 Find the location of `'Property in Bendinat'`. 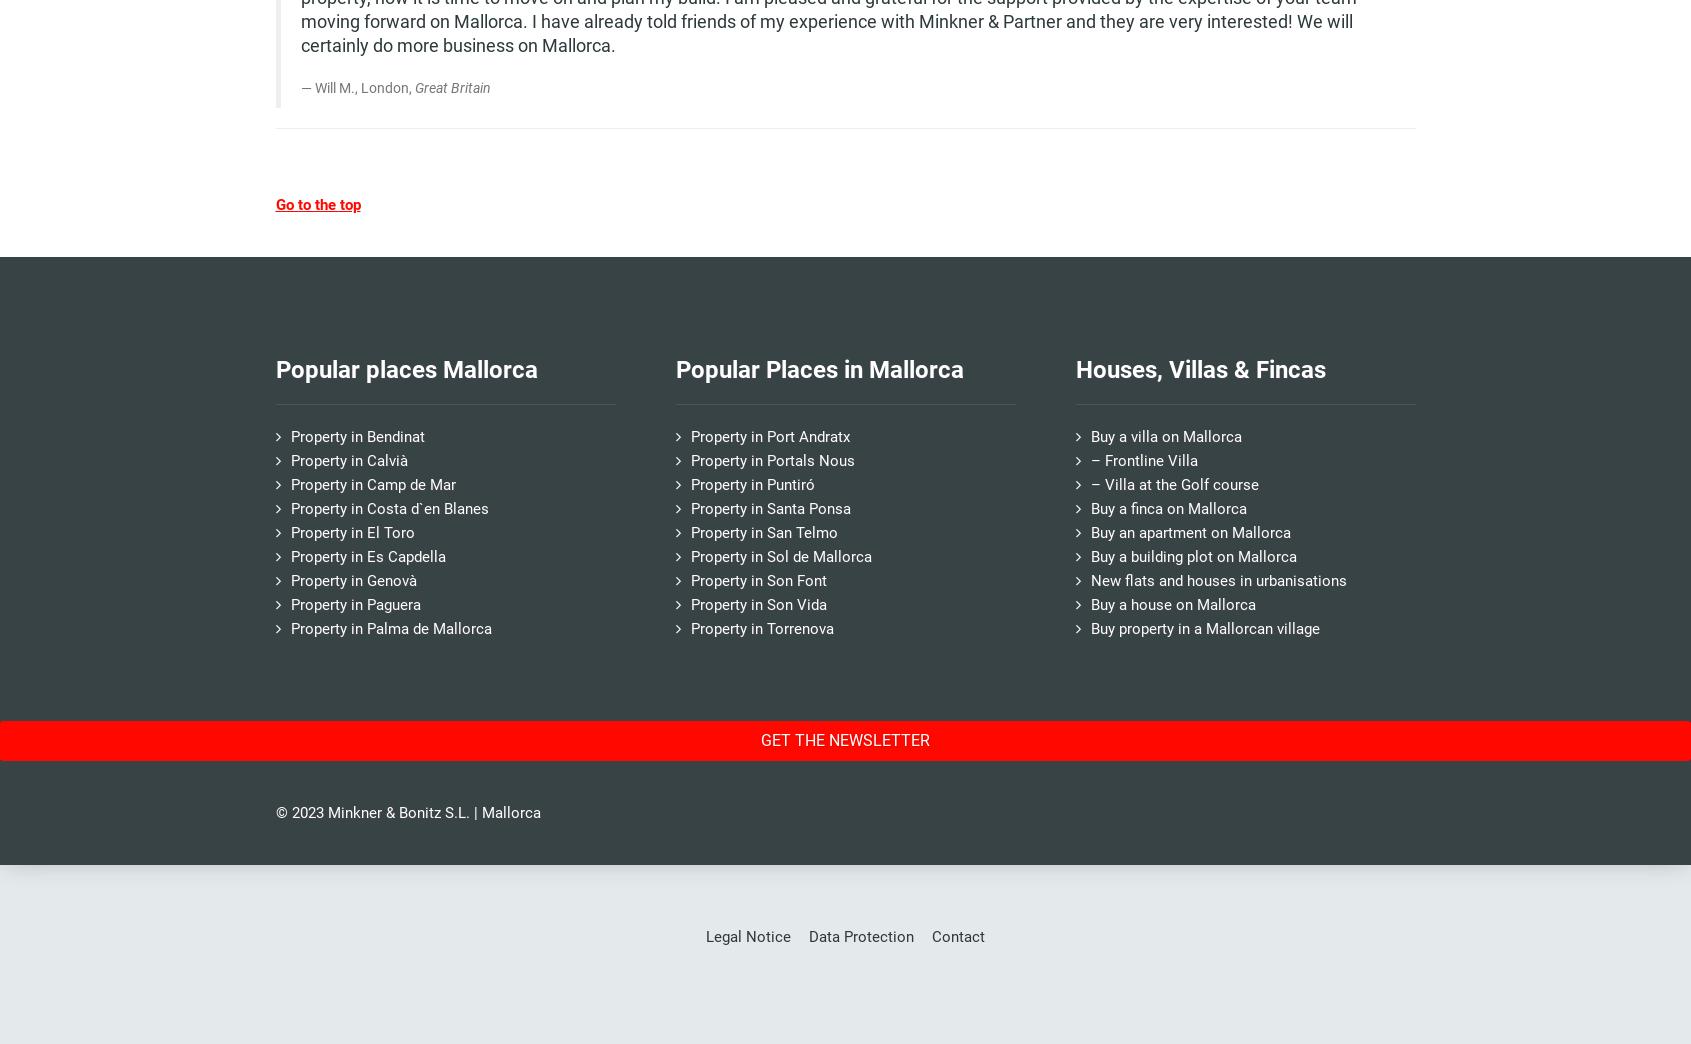

'Property in Bendinat' is located at coordinates (355, 434).